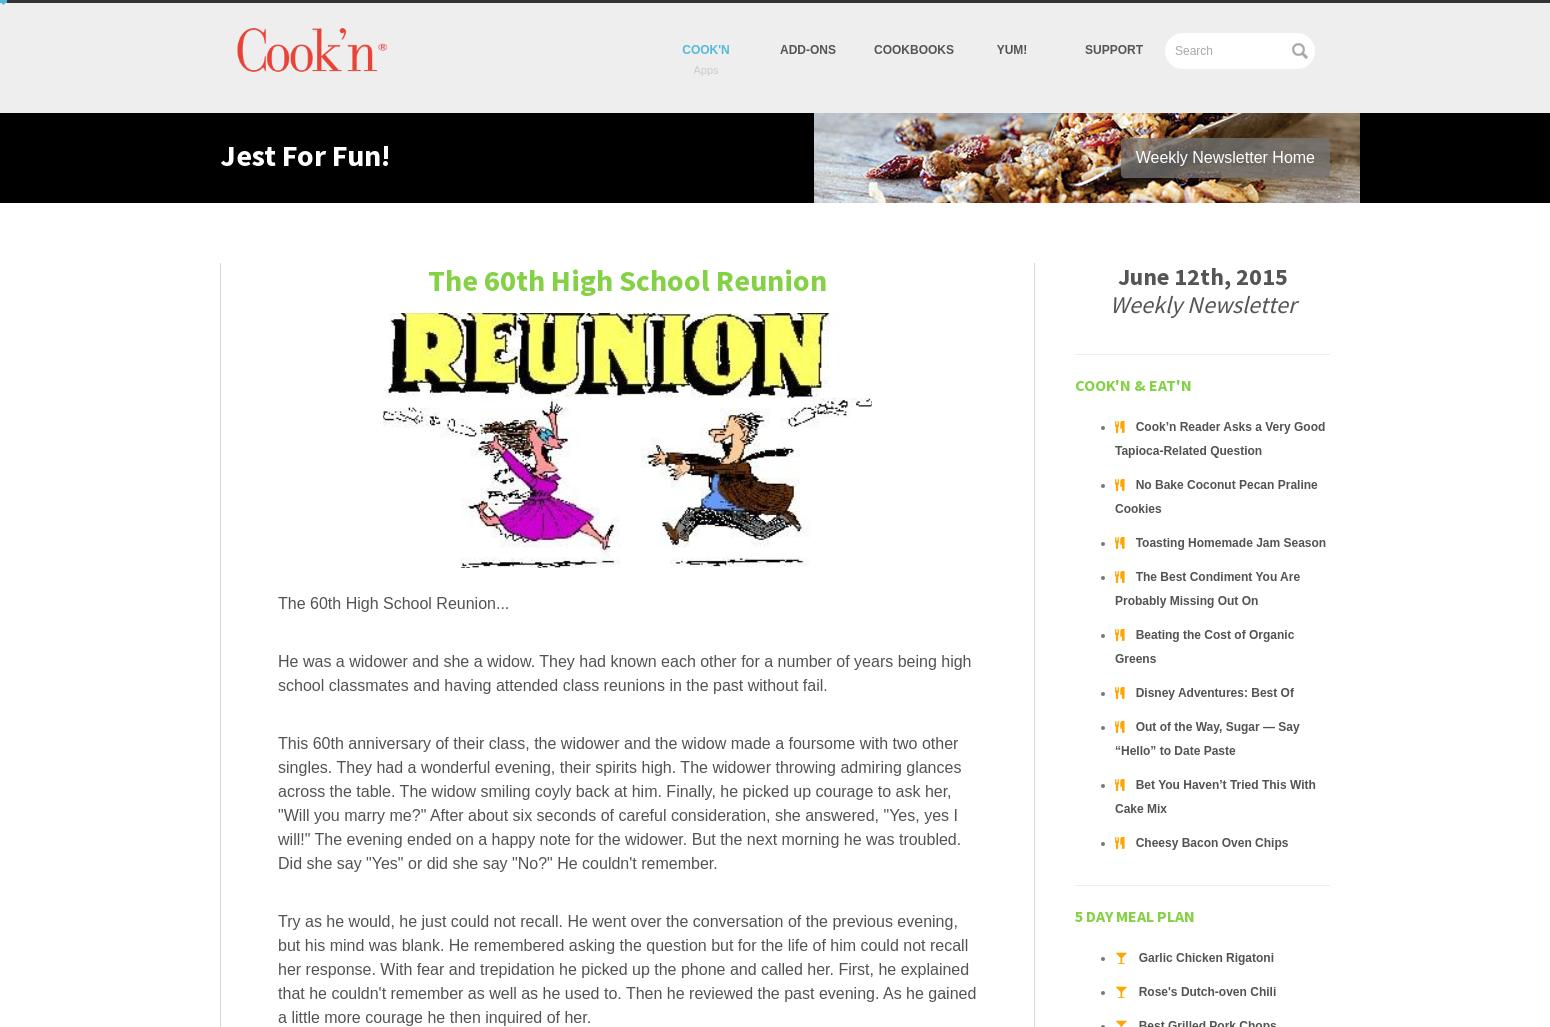 The height and width of the screenshot is (1027, 1550). I want to click on 'Out of the Way, Sugar — Say “Hello” to Date Paste', so click(1206, 739).